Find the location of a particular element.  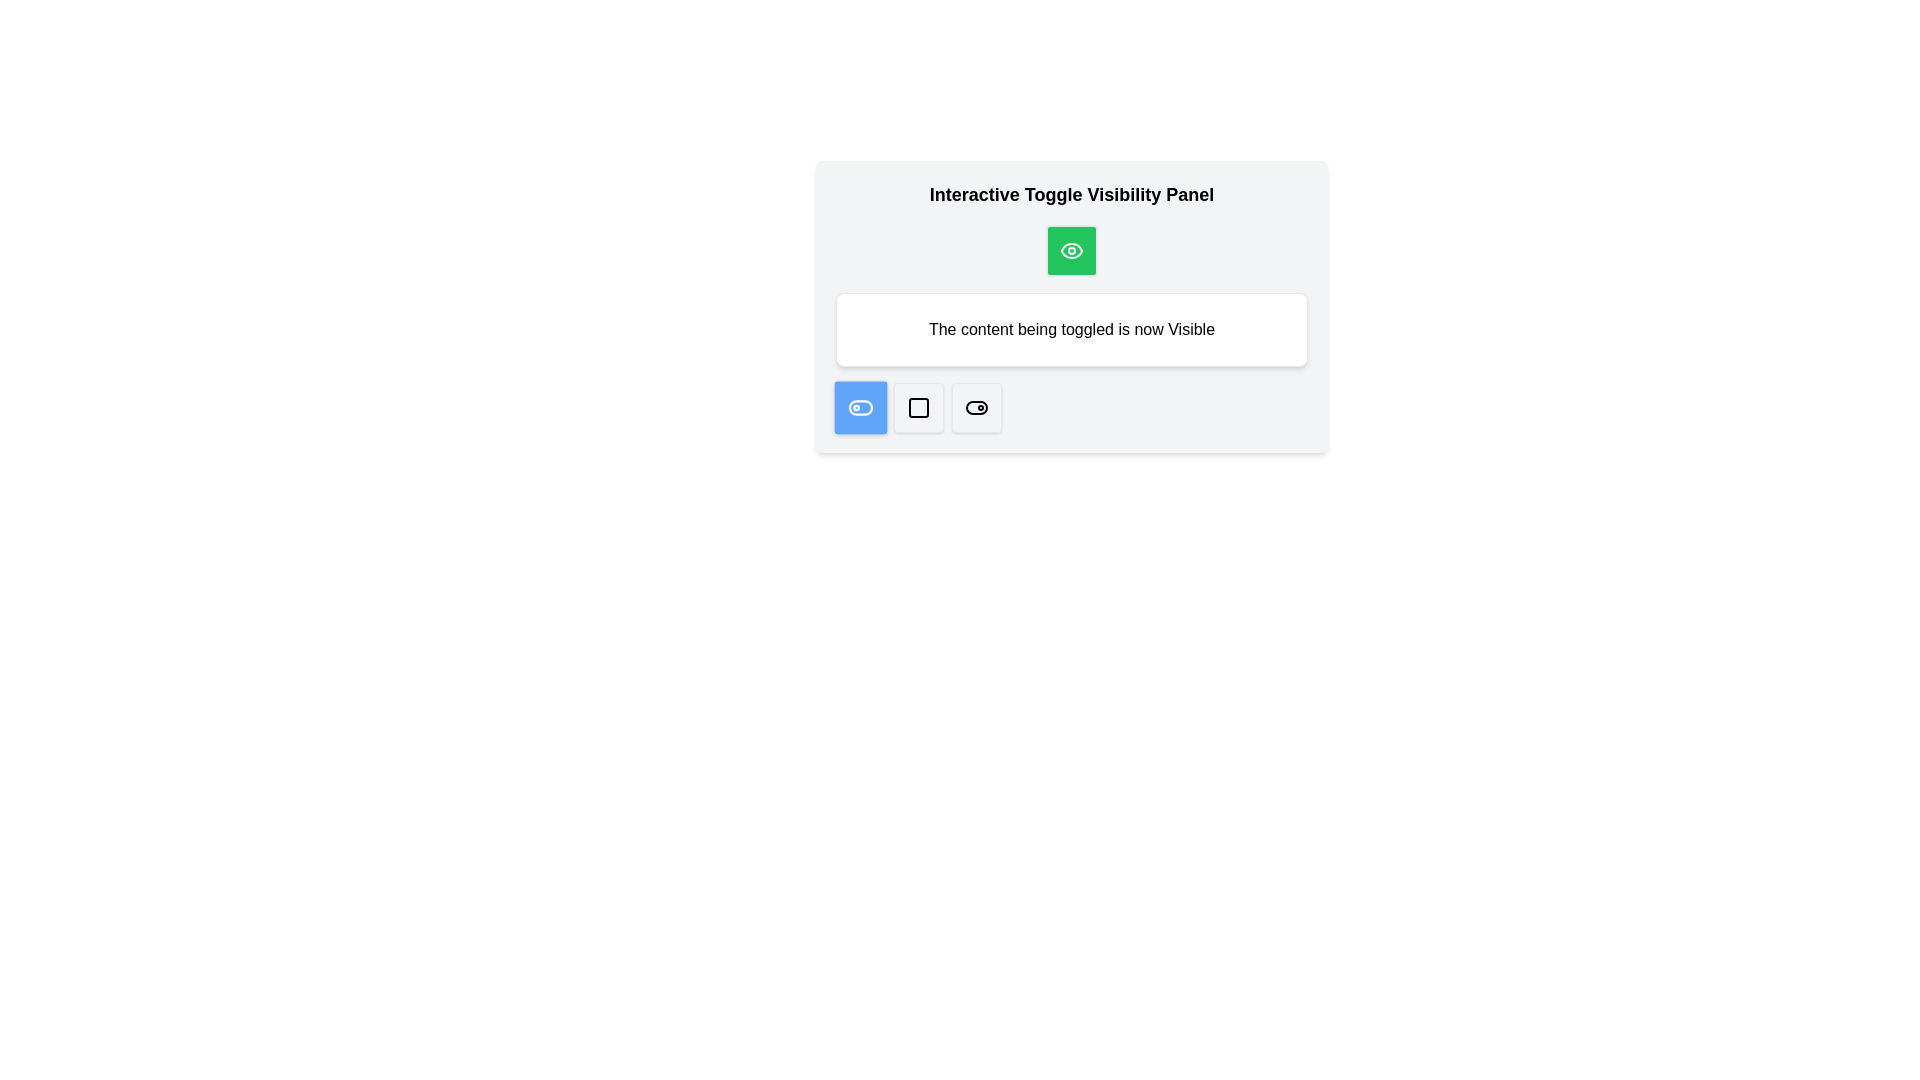

the toggle switch background element, which is a rounded rectangle with a white border and a black background, located on the right side of the toggle switch interface is located at coordinates (977, 407).